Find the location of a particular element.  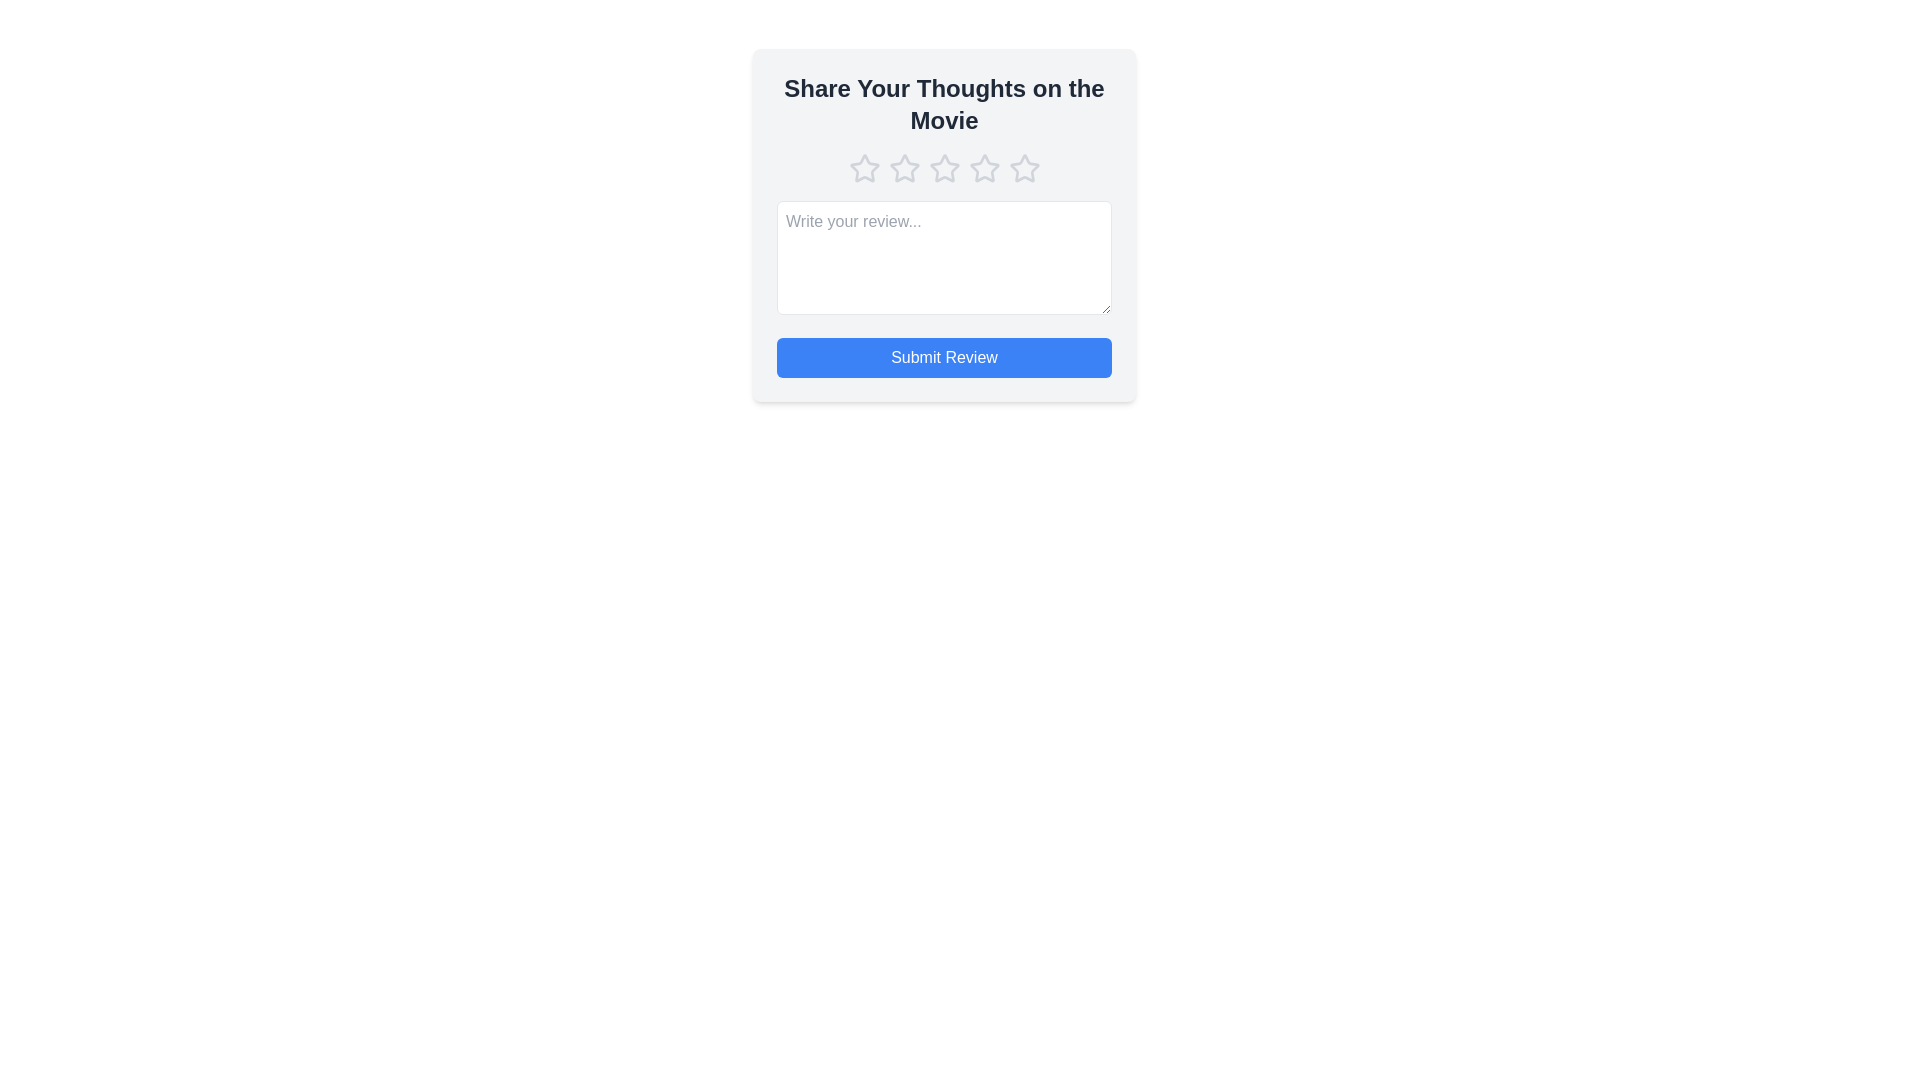

the first star-shaped interactive rating icon, which is hollow with a thin stroke and part of a group of five stars is located at coordinates (864, 167).